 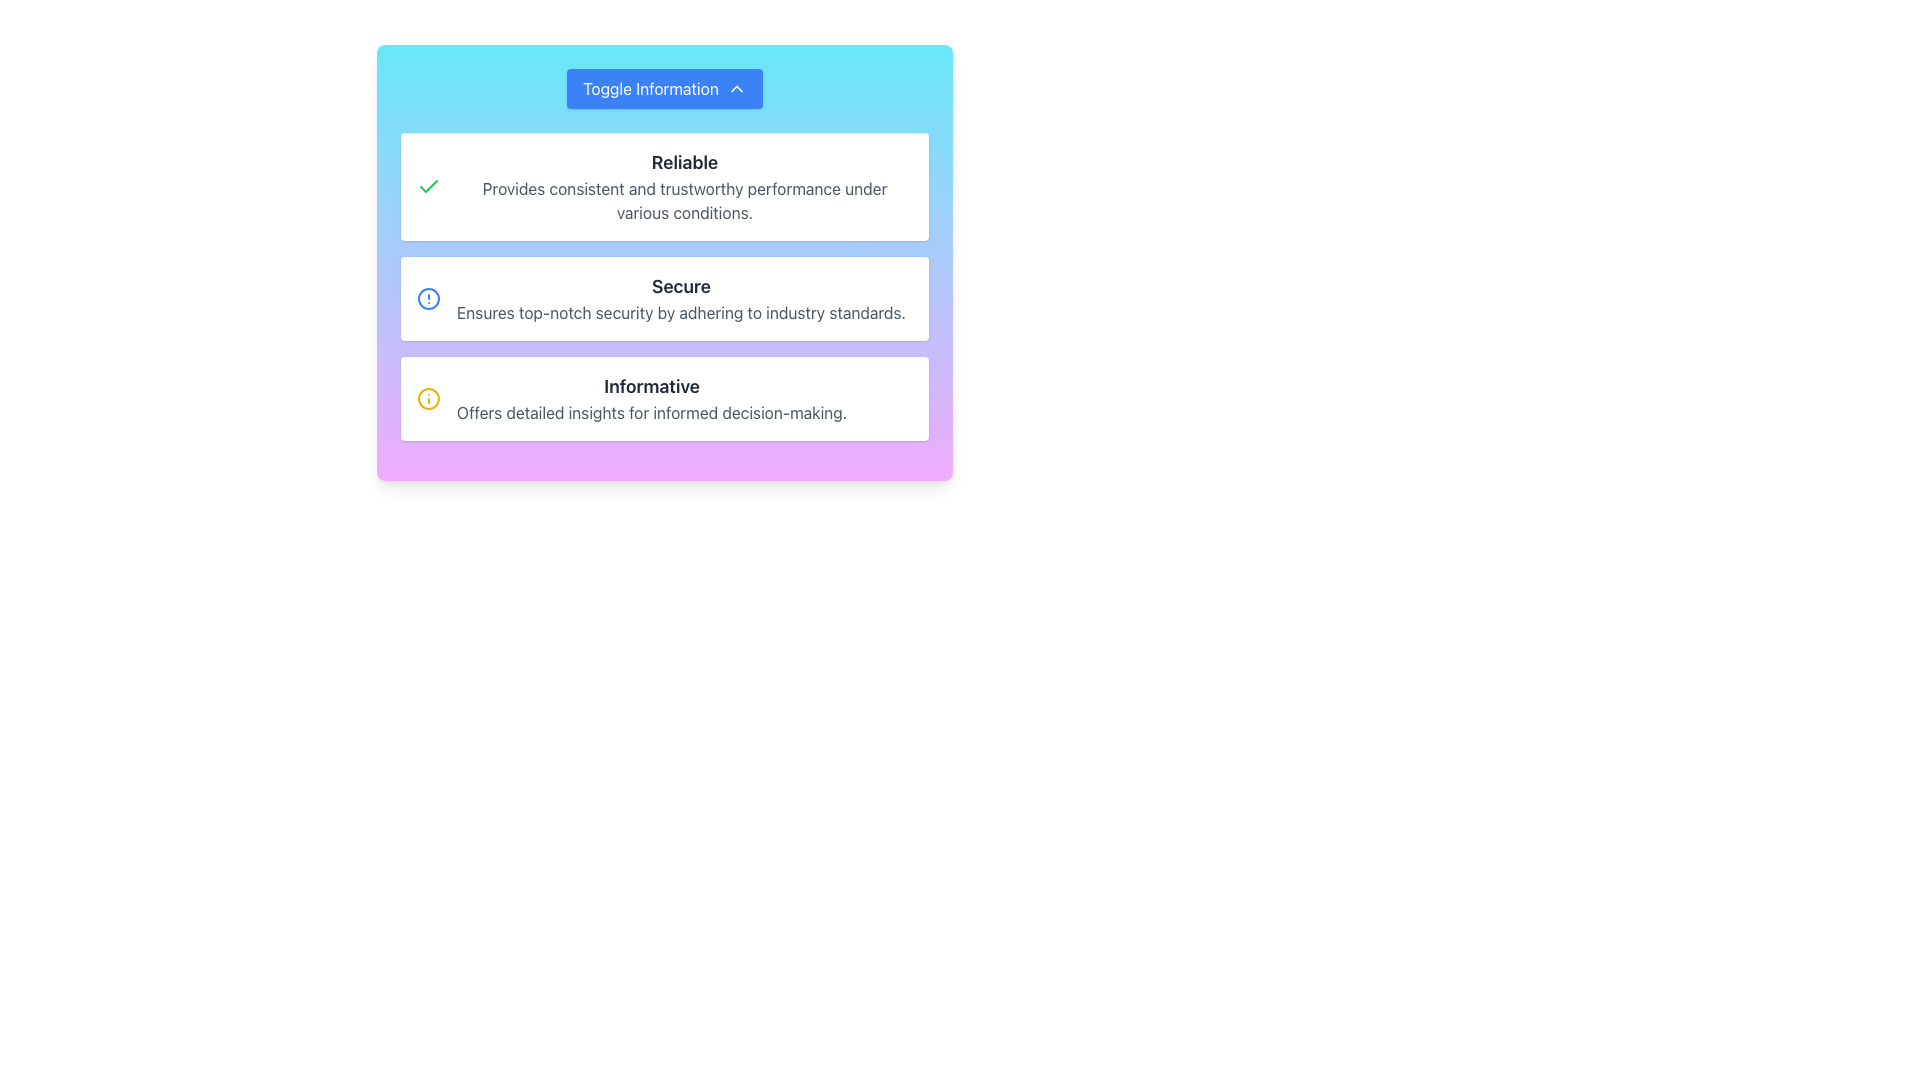 I want to click on descriptive label 'Reliable' along with its explanation 'Provides consistent and trustworthy performance under various conditions.' from the top section of the text block in the vertically stacked list, so click(x=685, y=186).